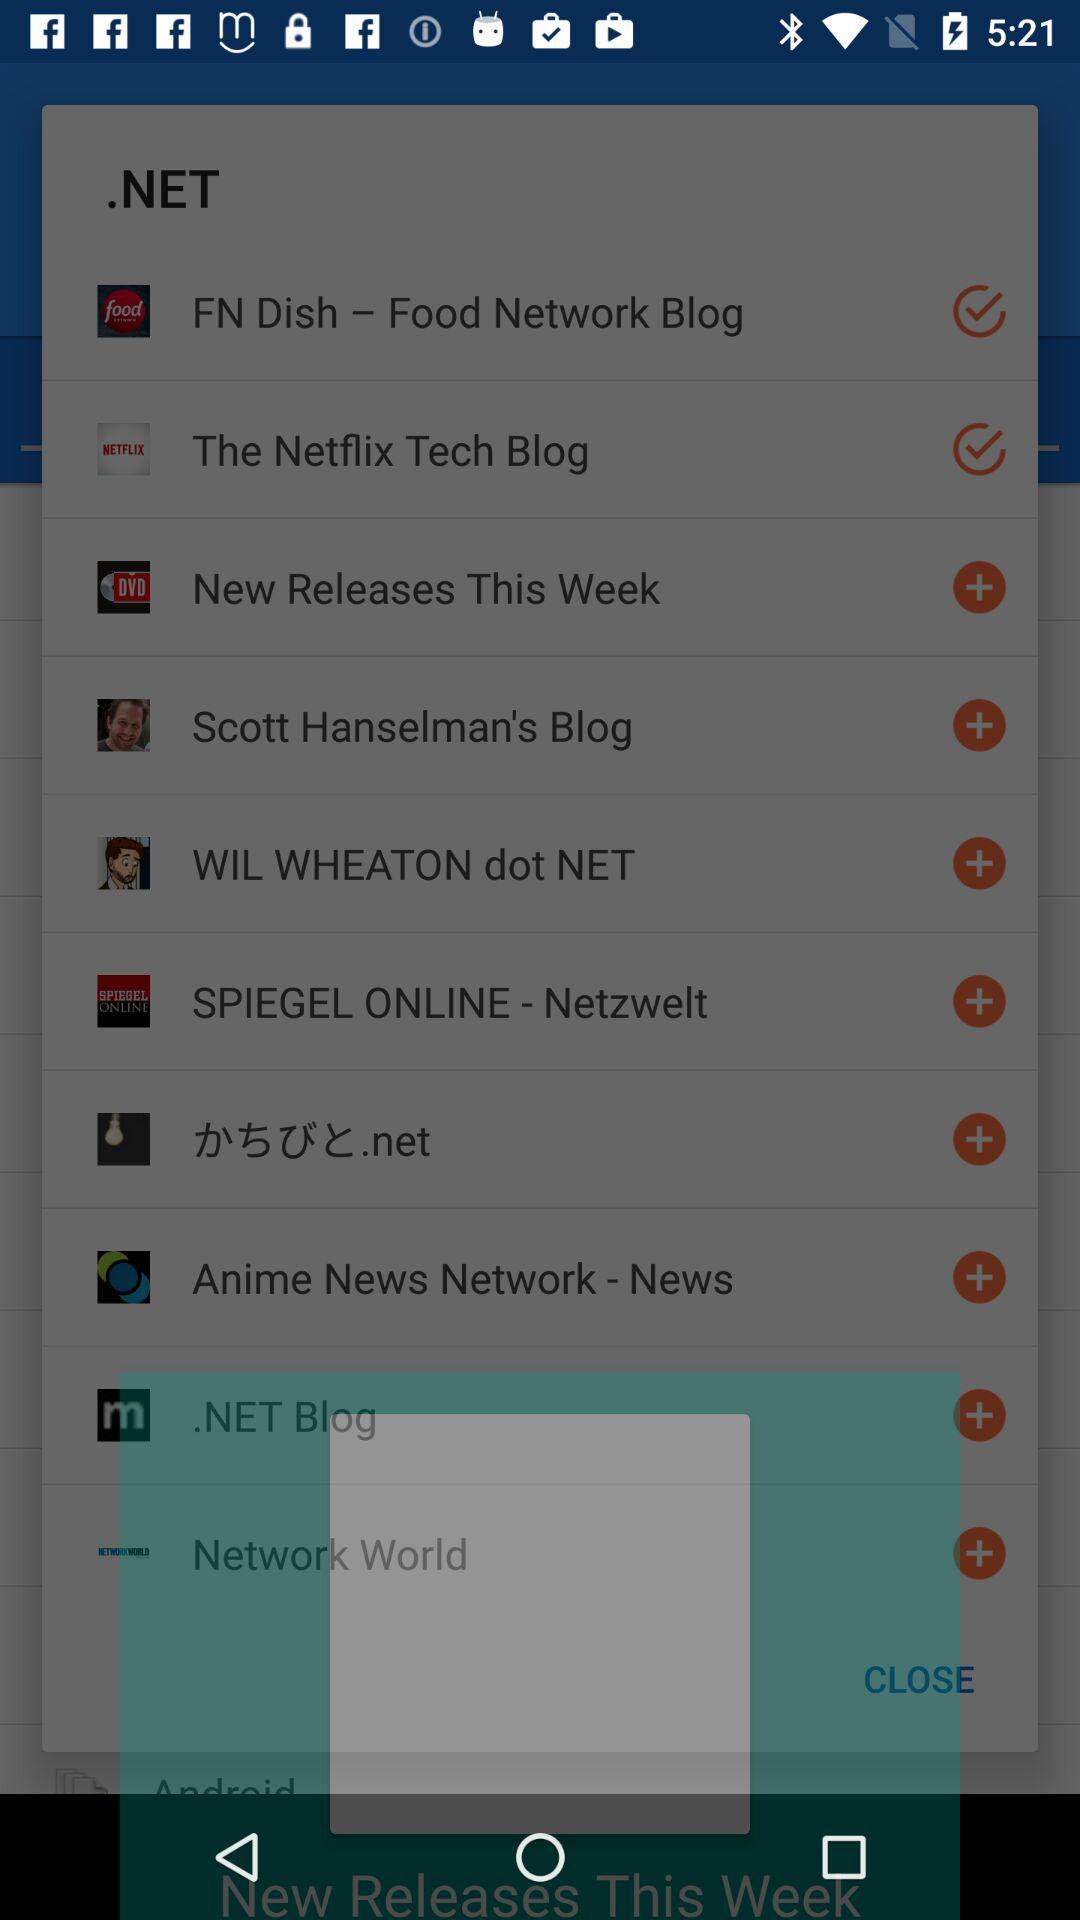  What do you see at coordinates (563, 1552) in the screenshot?
I see `icon below .net blog icon` at bounding box center [563, 1552].